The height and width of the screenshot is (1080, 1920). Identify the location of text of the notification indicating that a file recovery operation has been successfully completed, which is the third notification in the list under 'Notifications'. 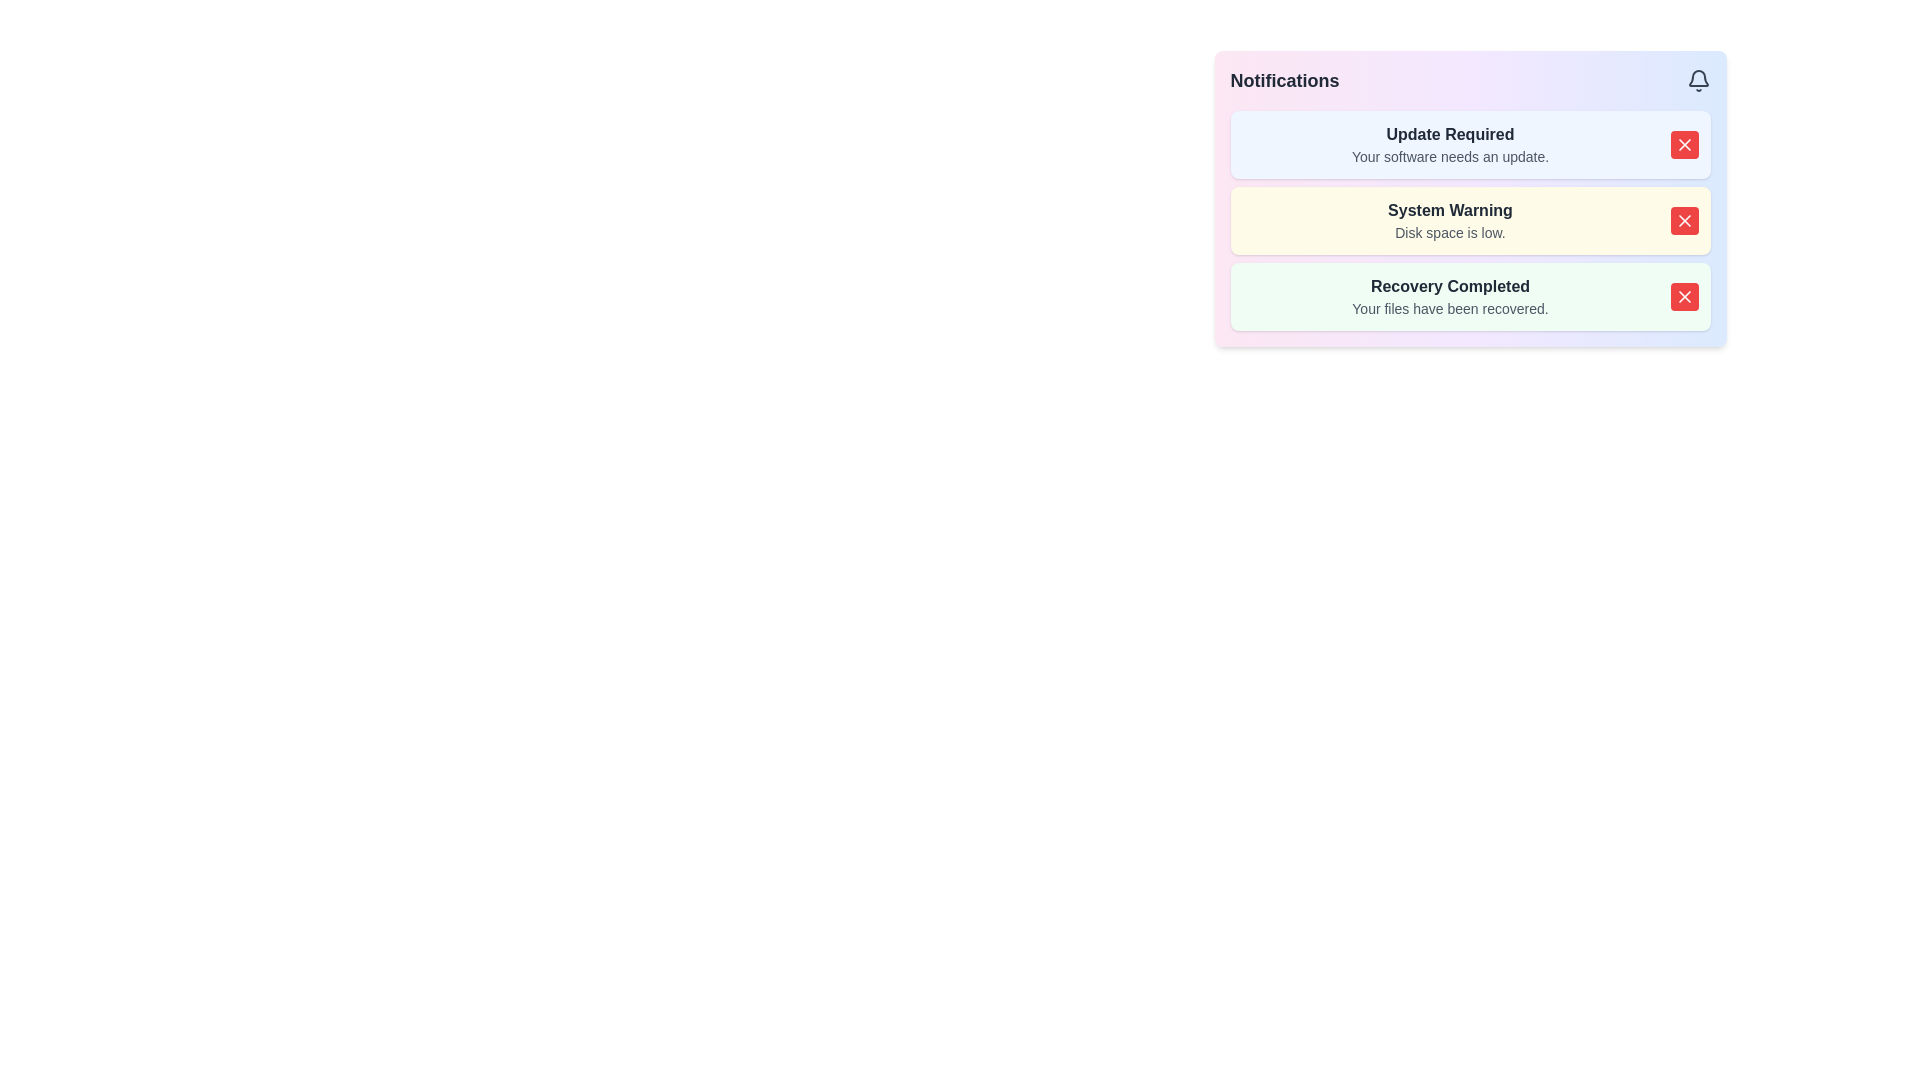
(1450, 297).